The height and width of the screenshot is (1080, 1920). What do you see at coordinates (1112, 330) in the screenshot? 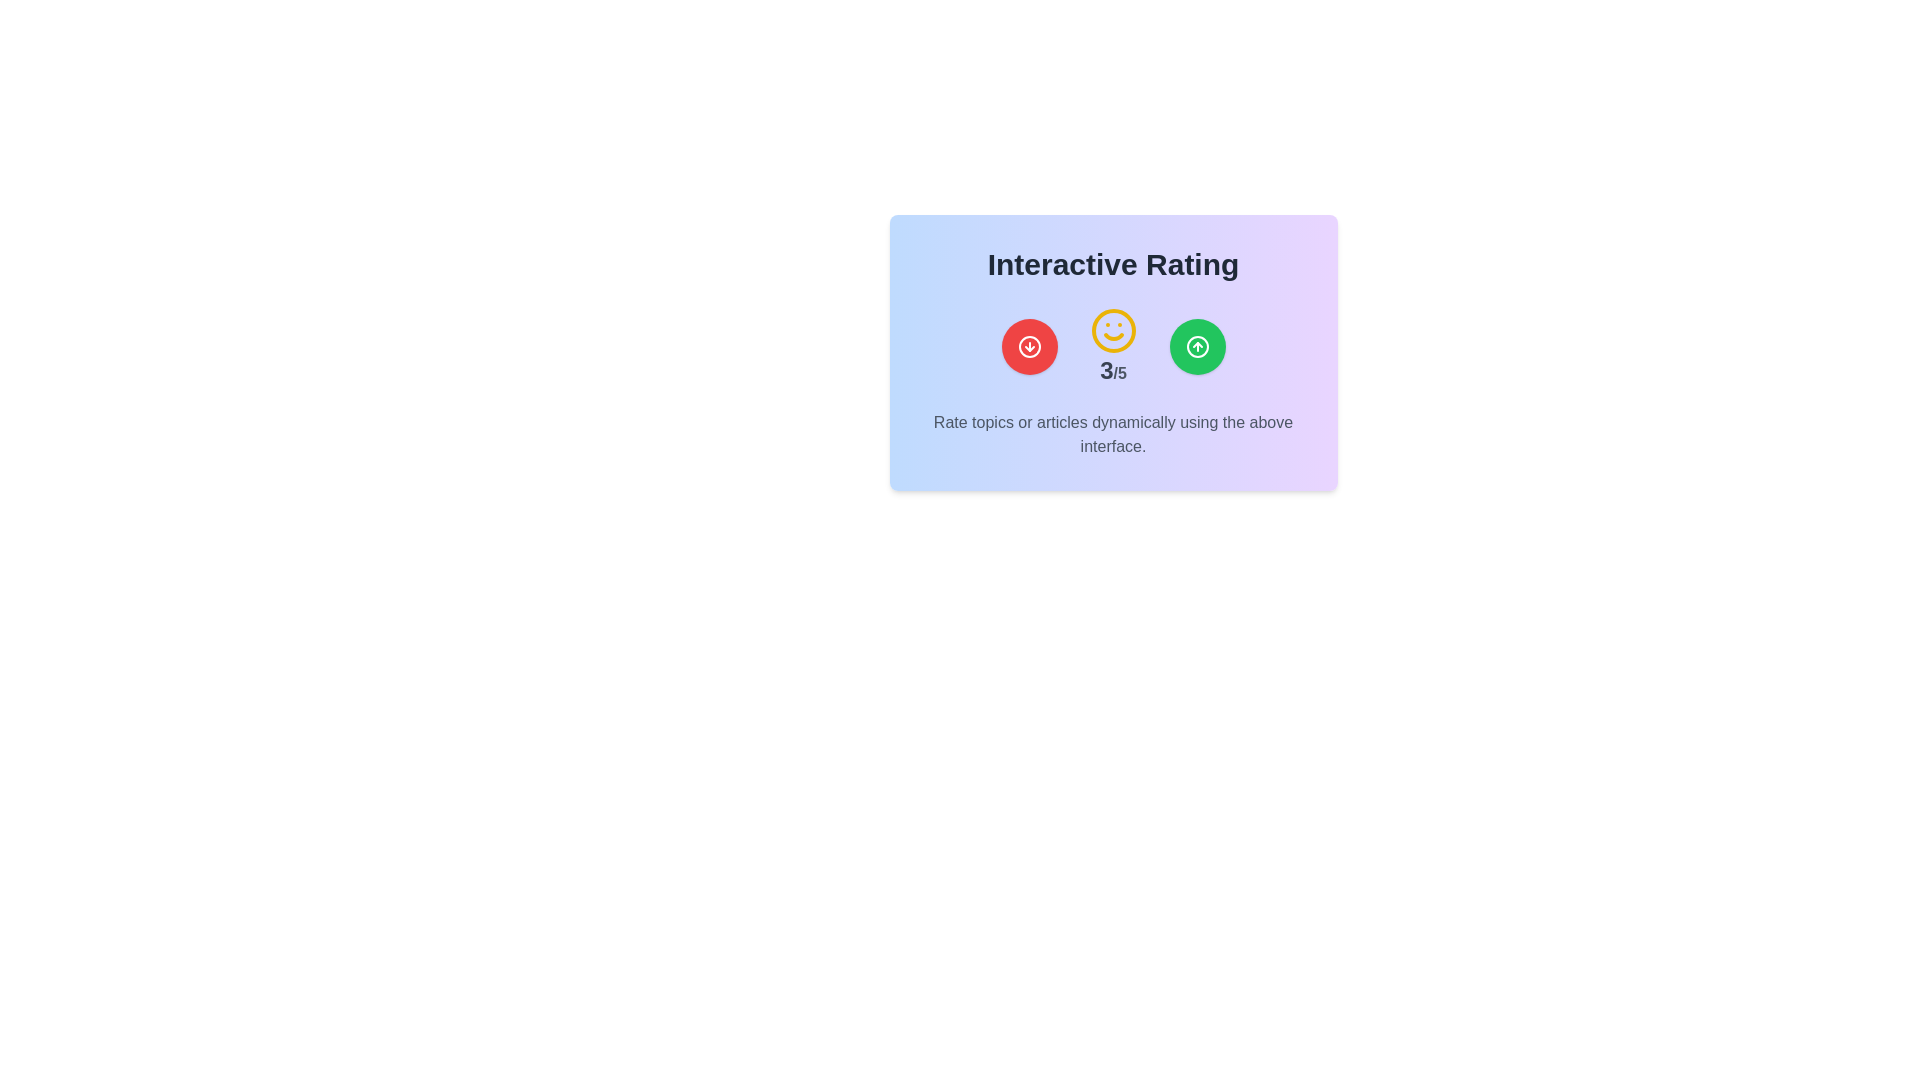
I see `the neutral smiley icon representing the average rating in the interactive rating system, located above the numerical rating '3/5'` at bounding box center [1112, 330].